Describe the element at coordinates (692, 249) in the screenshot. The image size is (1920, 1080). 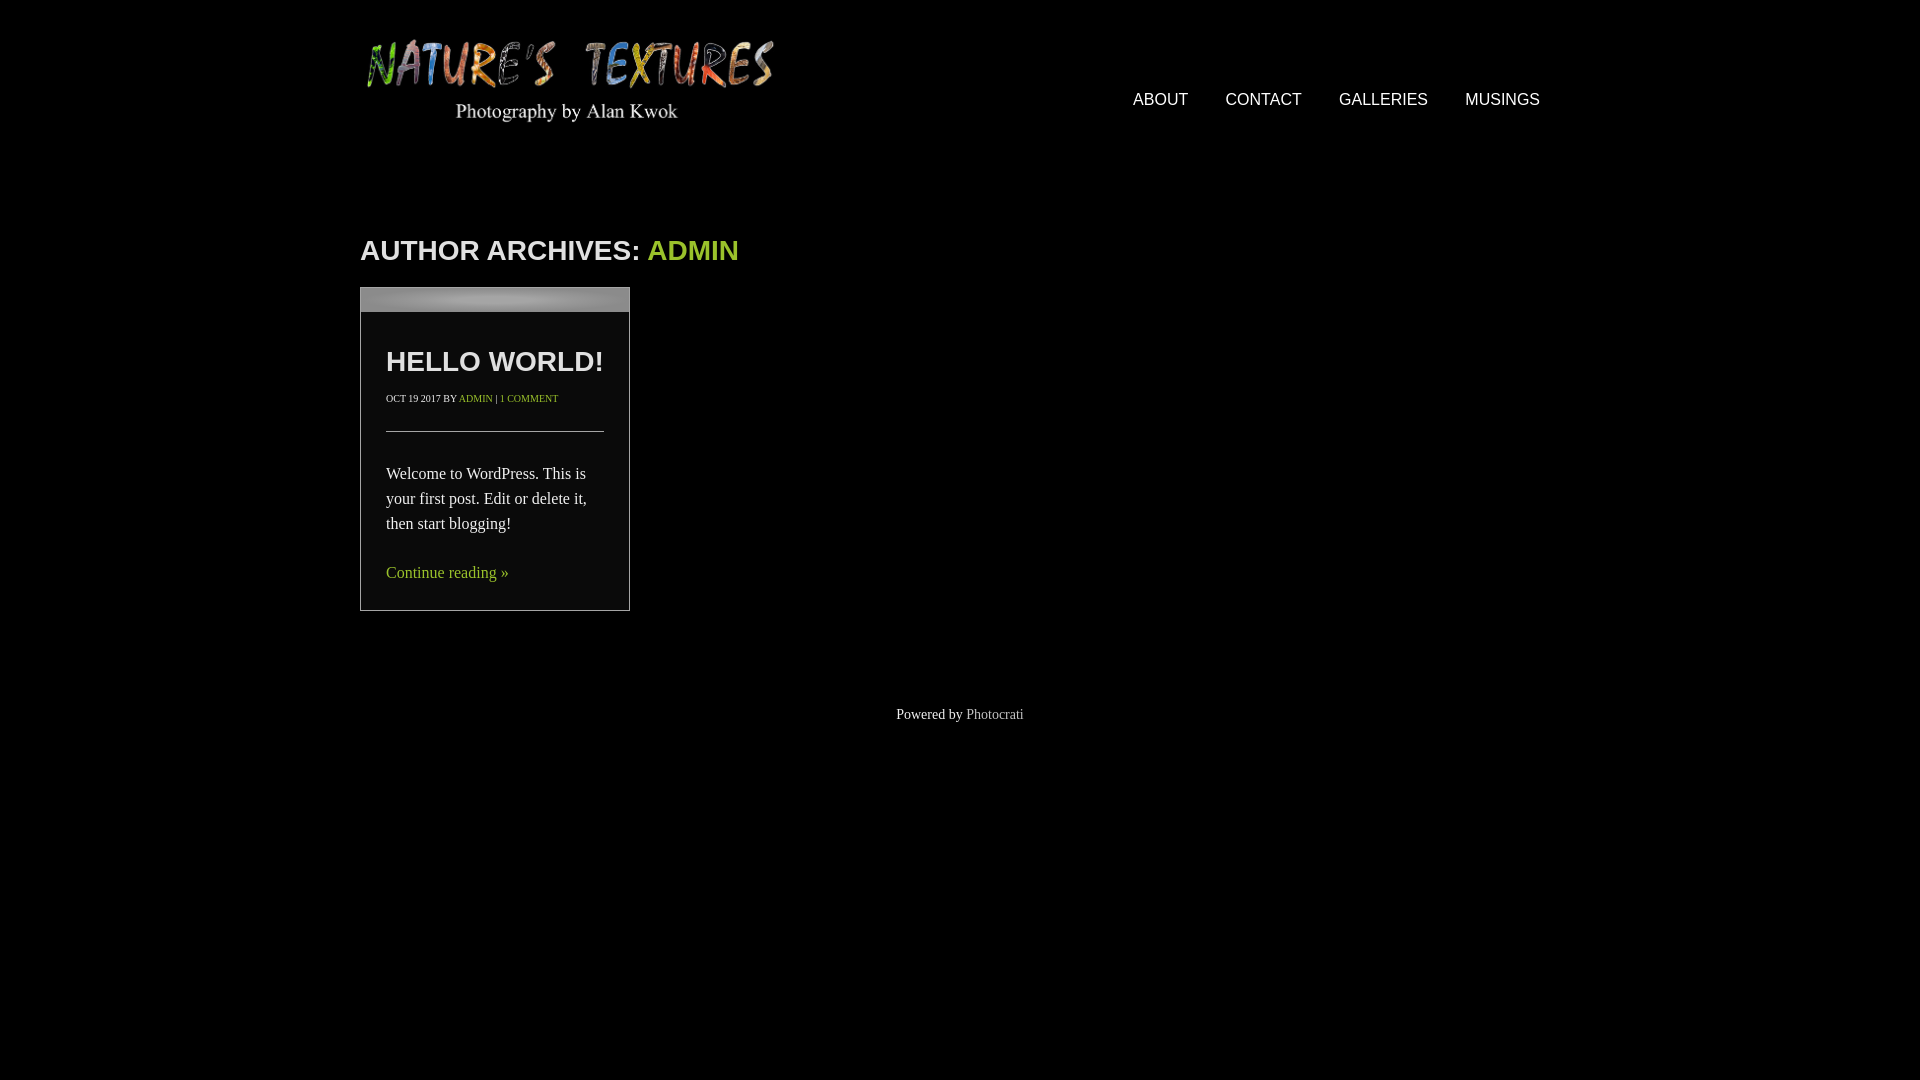
I see `'ADMIN'` at that location.